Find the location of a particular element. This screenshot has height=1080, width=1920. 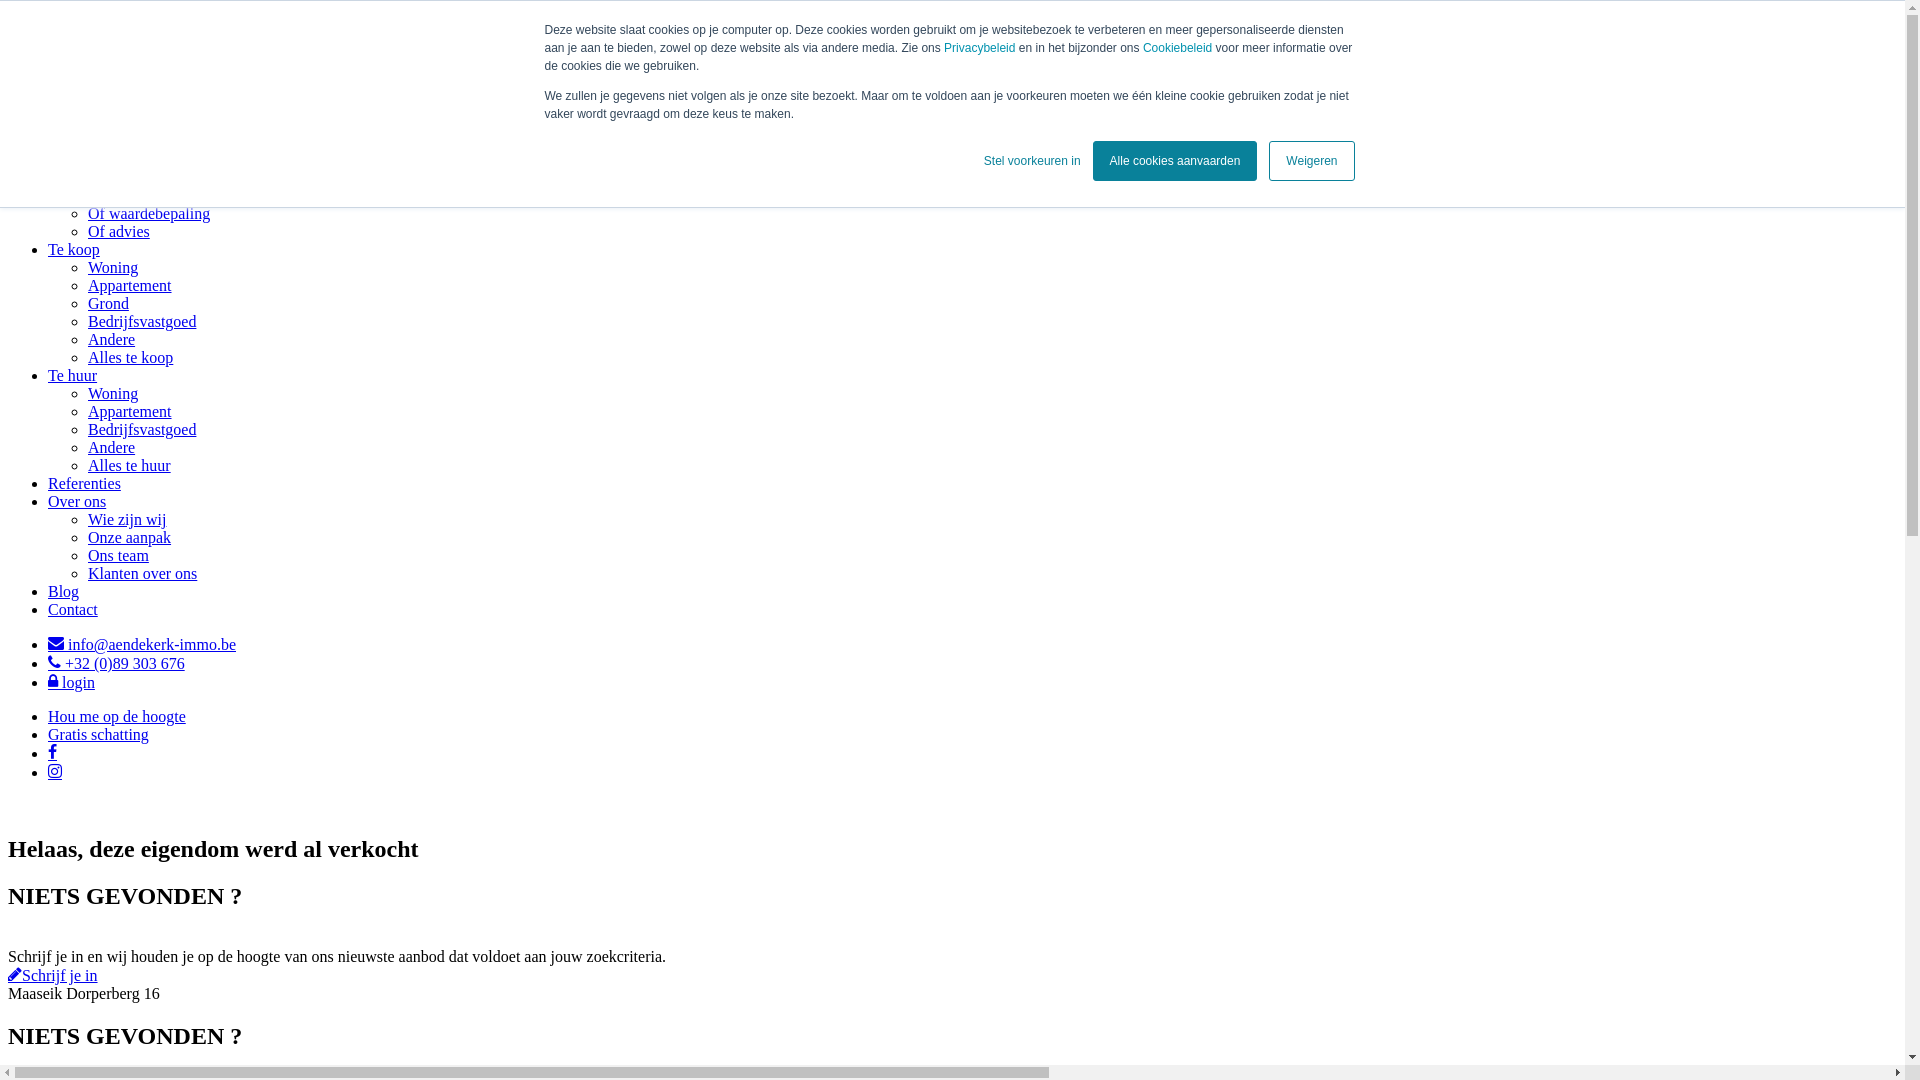

'Link homepage' is located at coordinates (110, 69).